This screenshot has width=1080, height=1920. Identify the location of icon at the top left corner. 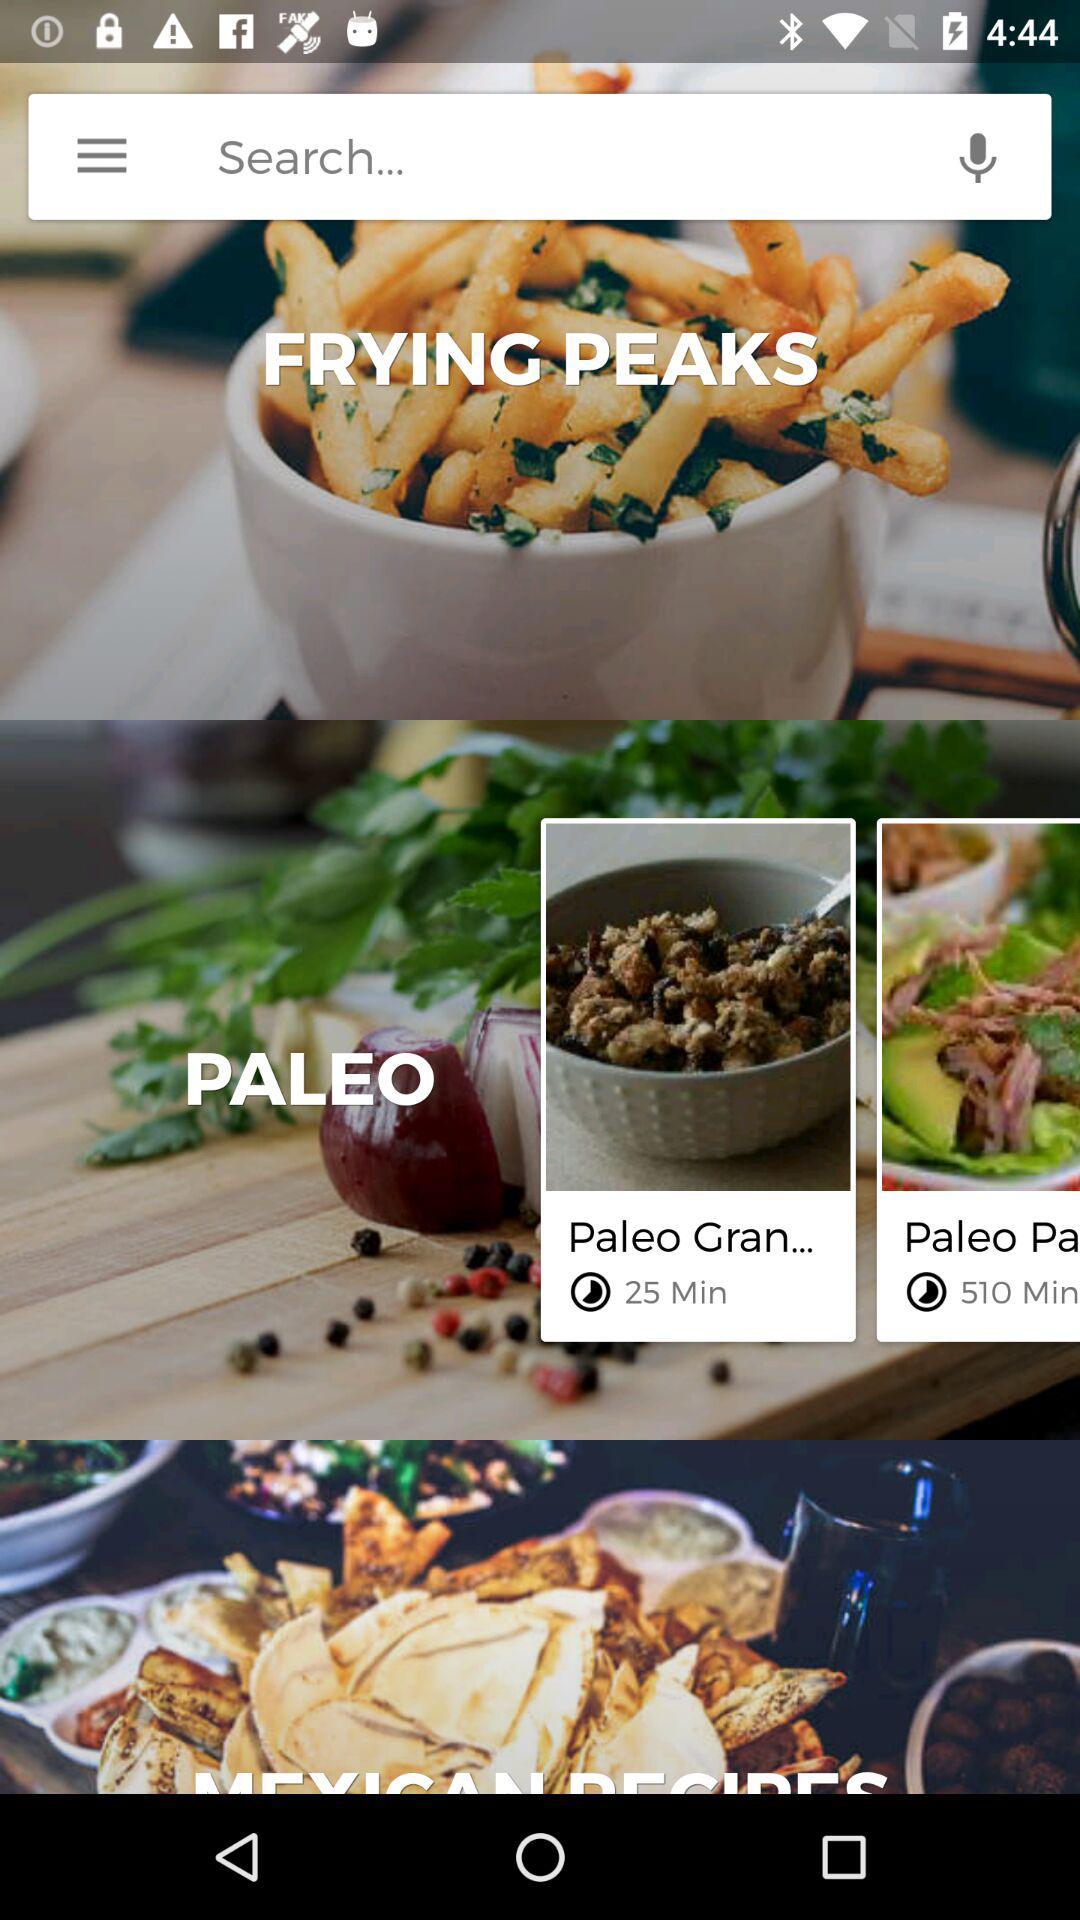
(101, 155).